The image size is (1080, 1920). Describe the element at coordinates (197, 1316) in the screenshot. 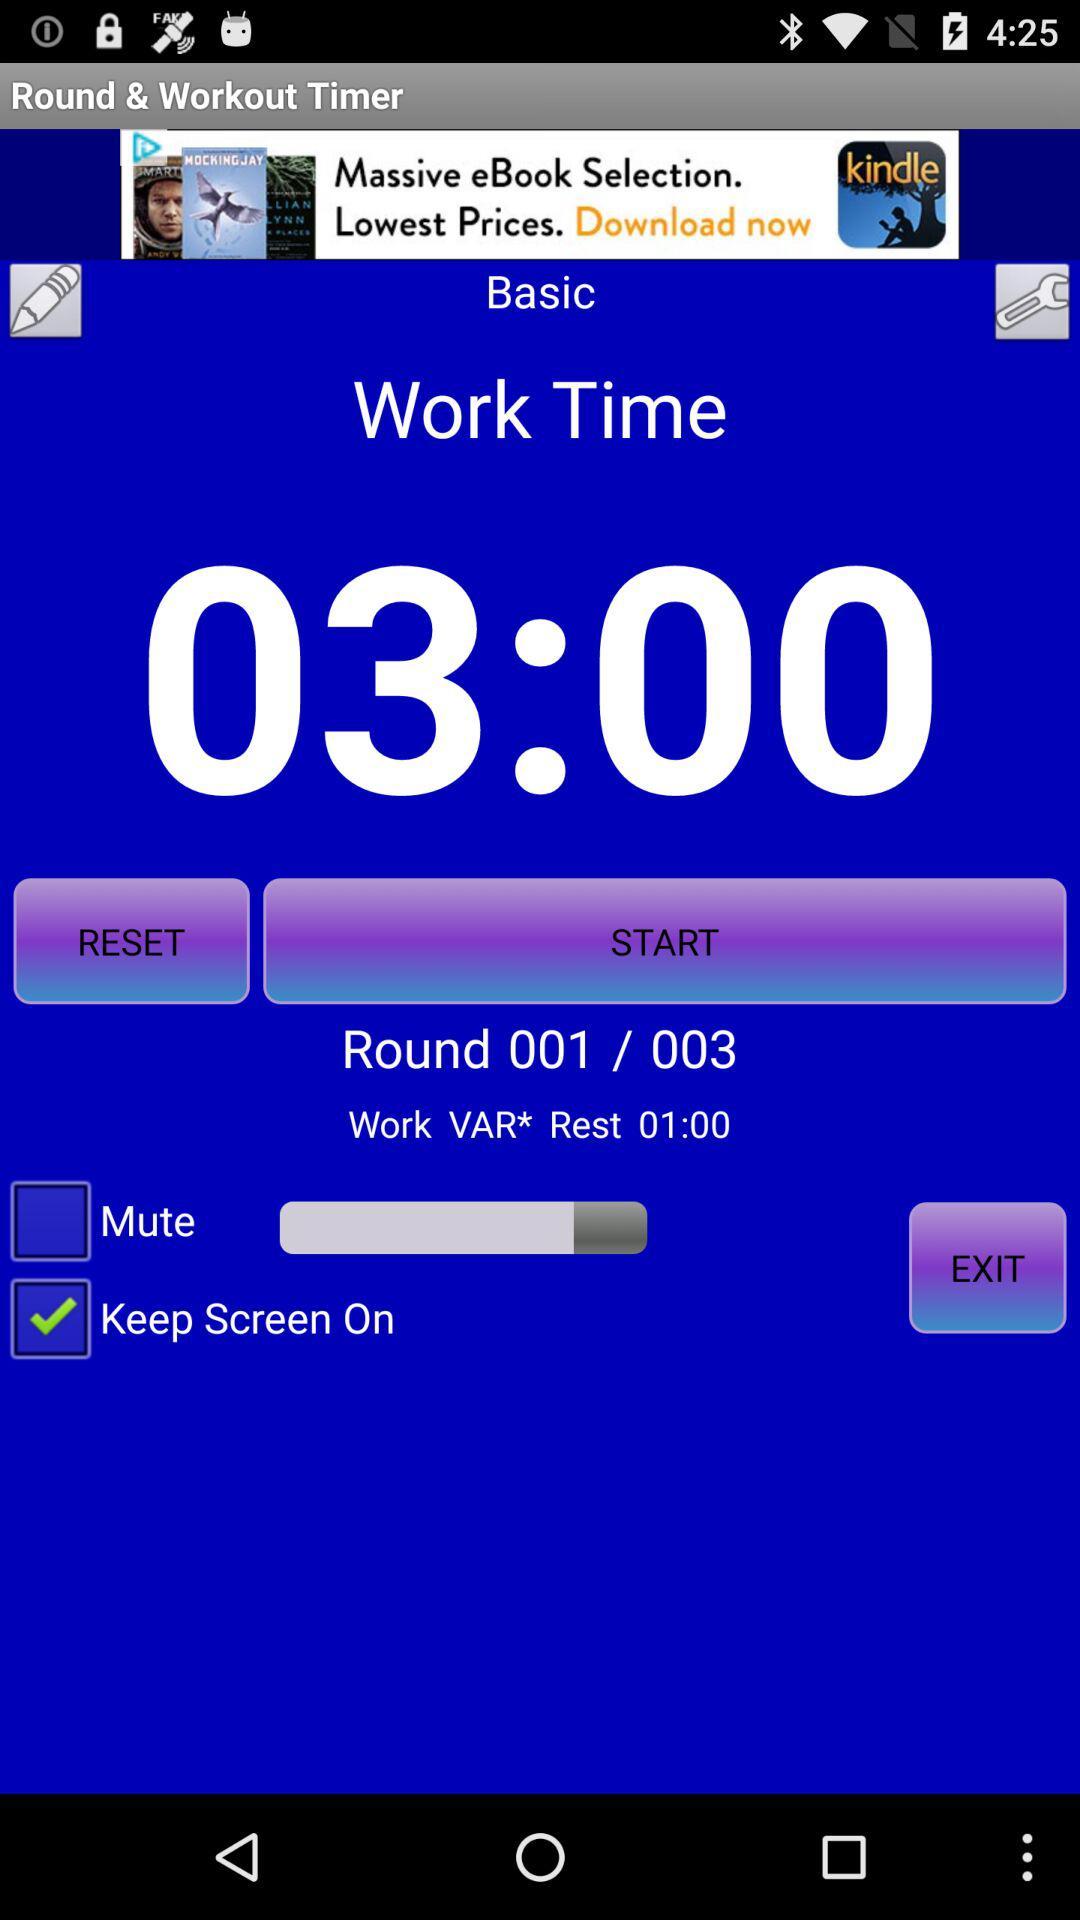

I see `the item next to exit button` at that location.